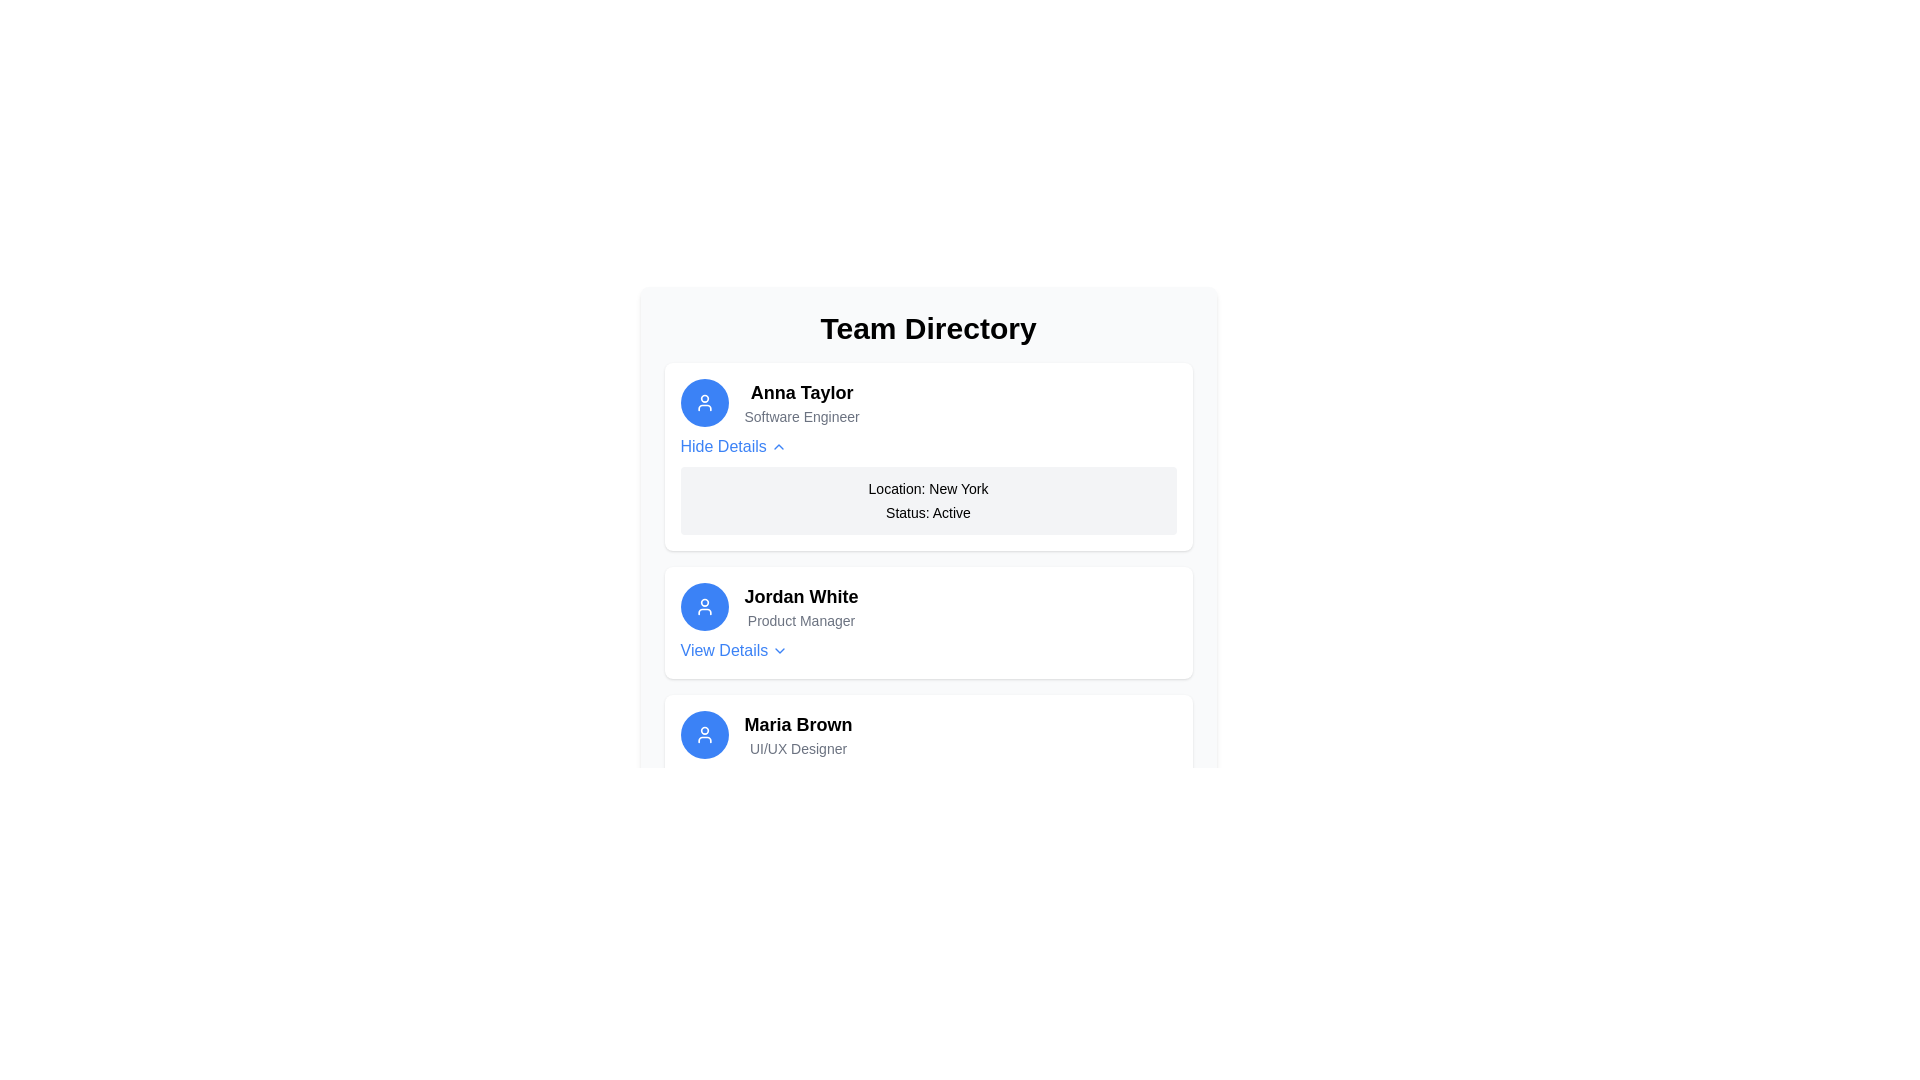 This screenshot has width=1920, height=1080. I want to click on the Profile summary block for 'Anna Taylor', so click(927, 402).